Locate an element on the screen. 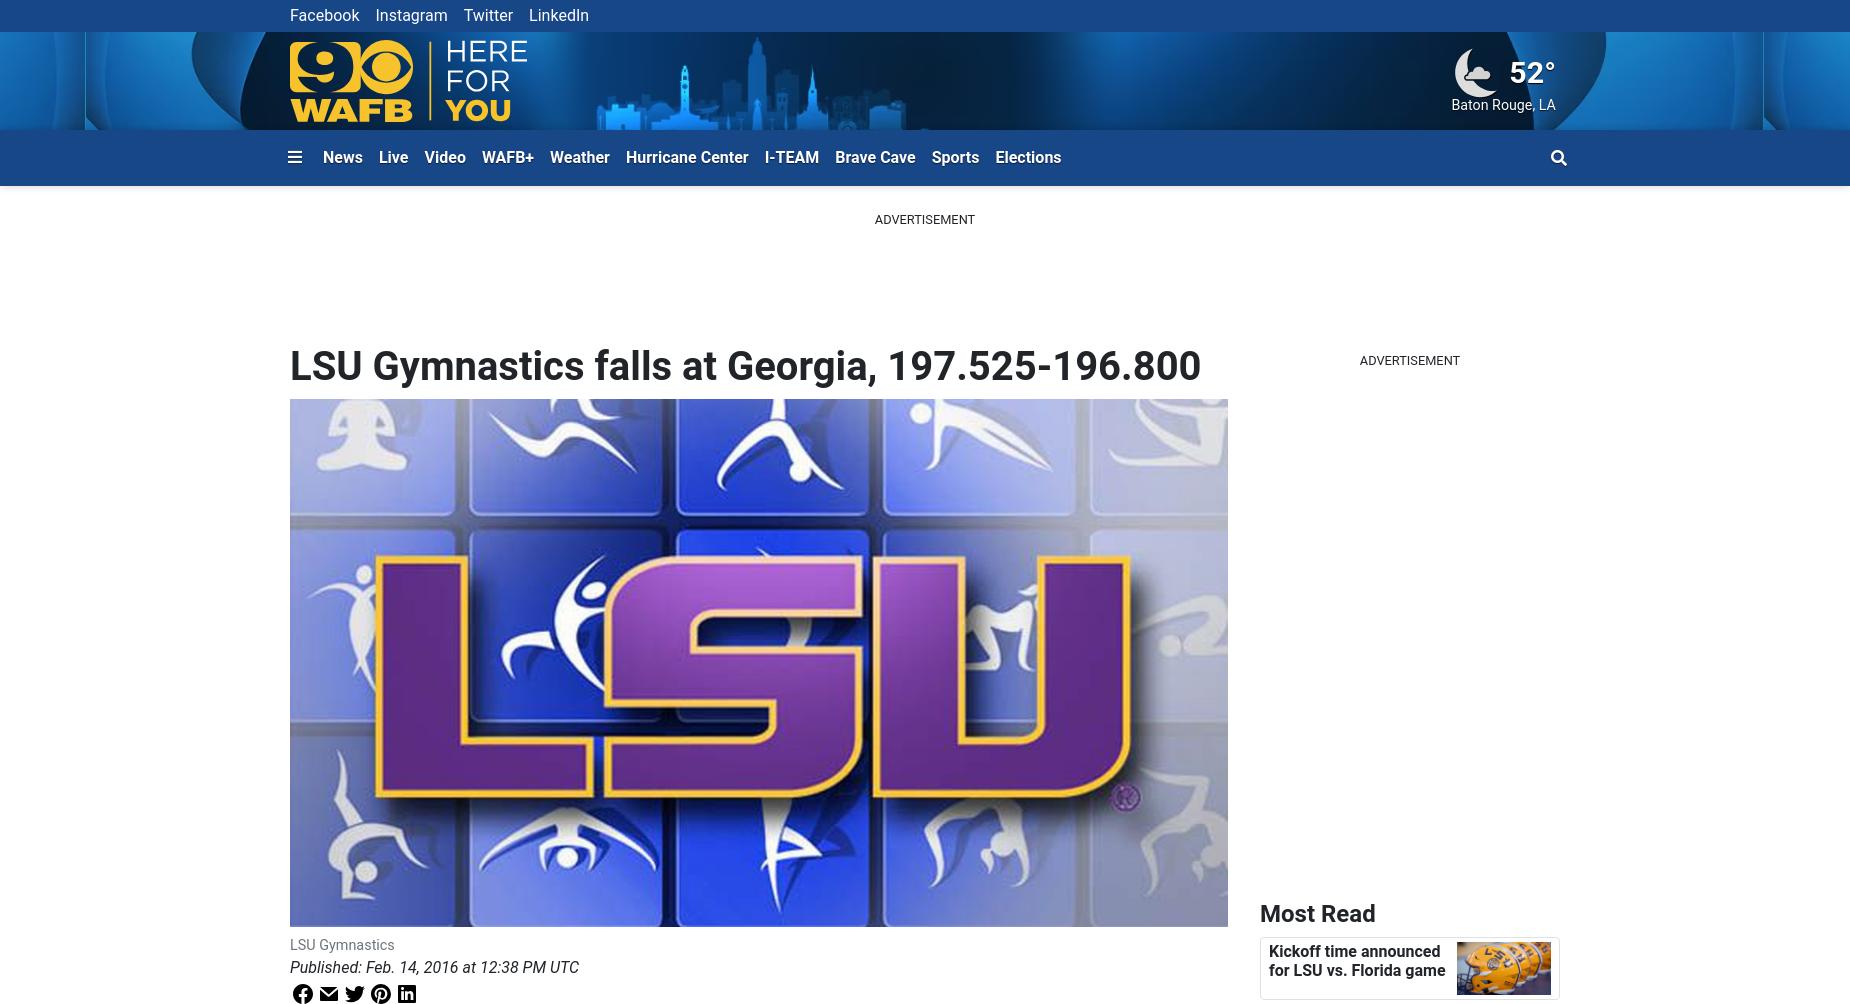  ':' is located at coordinates (356, 966).